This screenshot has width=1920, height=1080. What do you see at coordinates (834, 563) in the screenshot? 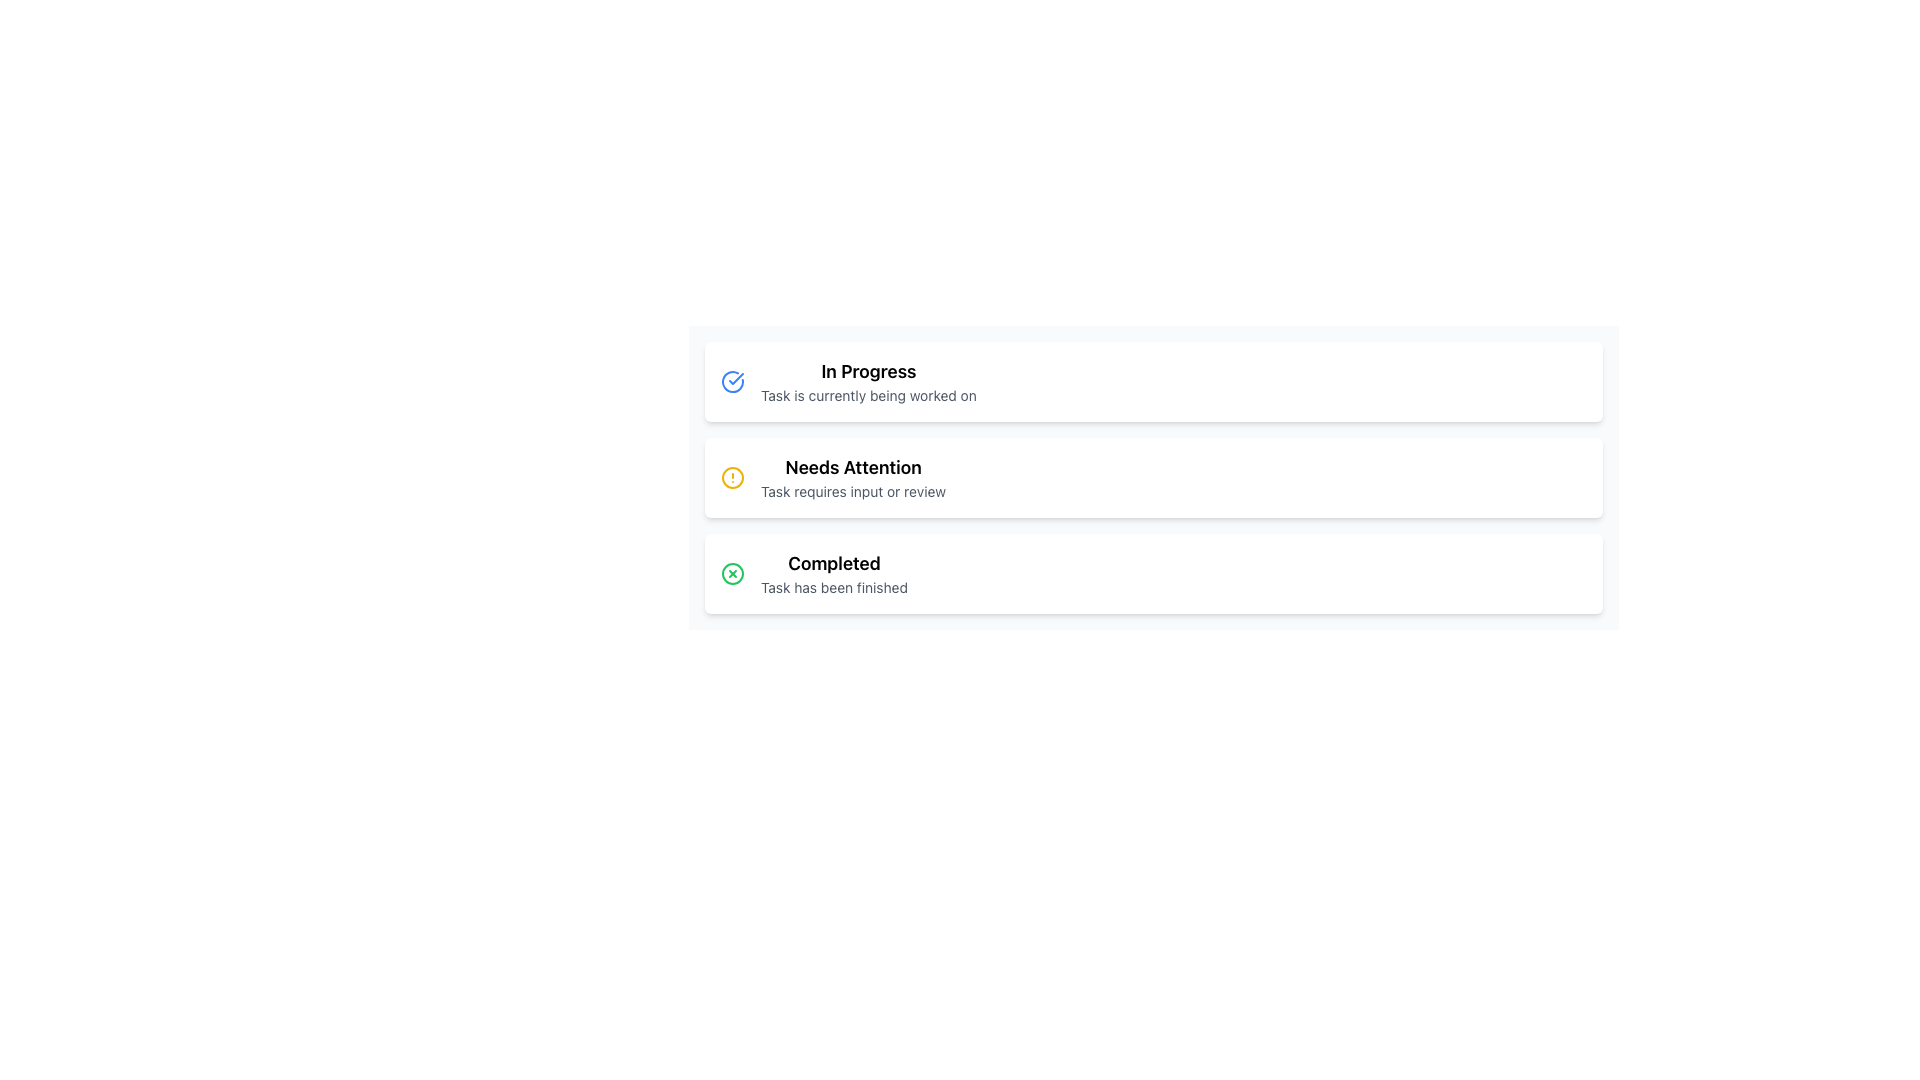
I see `text label that displays 'Completed' in bold, black font, located above the smaller descriptive text 'Task has been finished'` at bounding box center [834, 563].